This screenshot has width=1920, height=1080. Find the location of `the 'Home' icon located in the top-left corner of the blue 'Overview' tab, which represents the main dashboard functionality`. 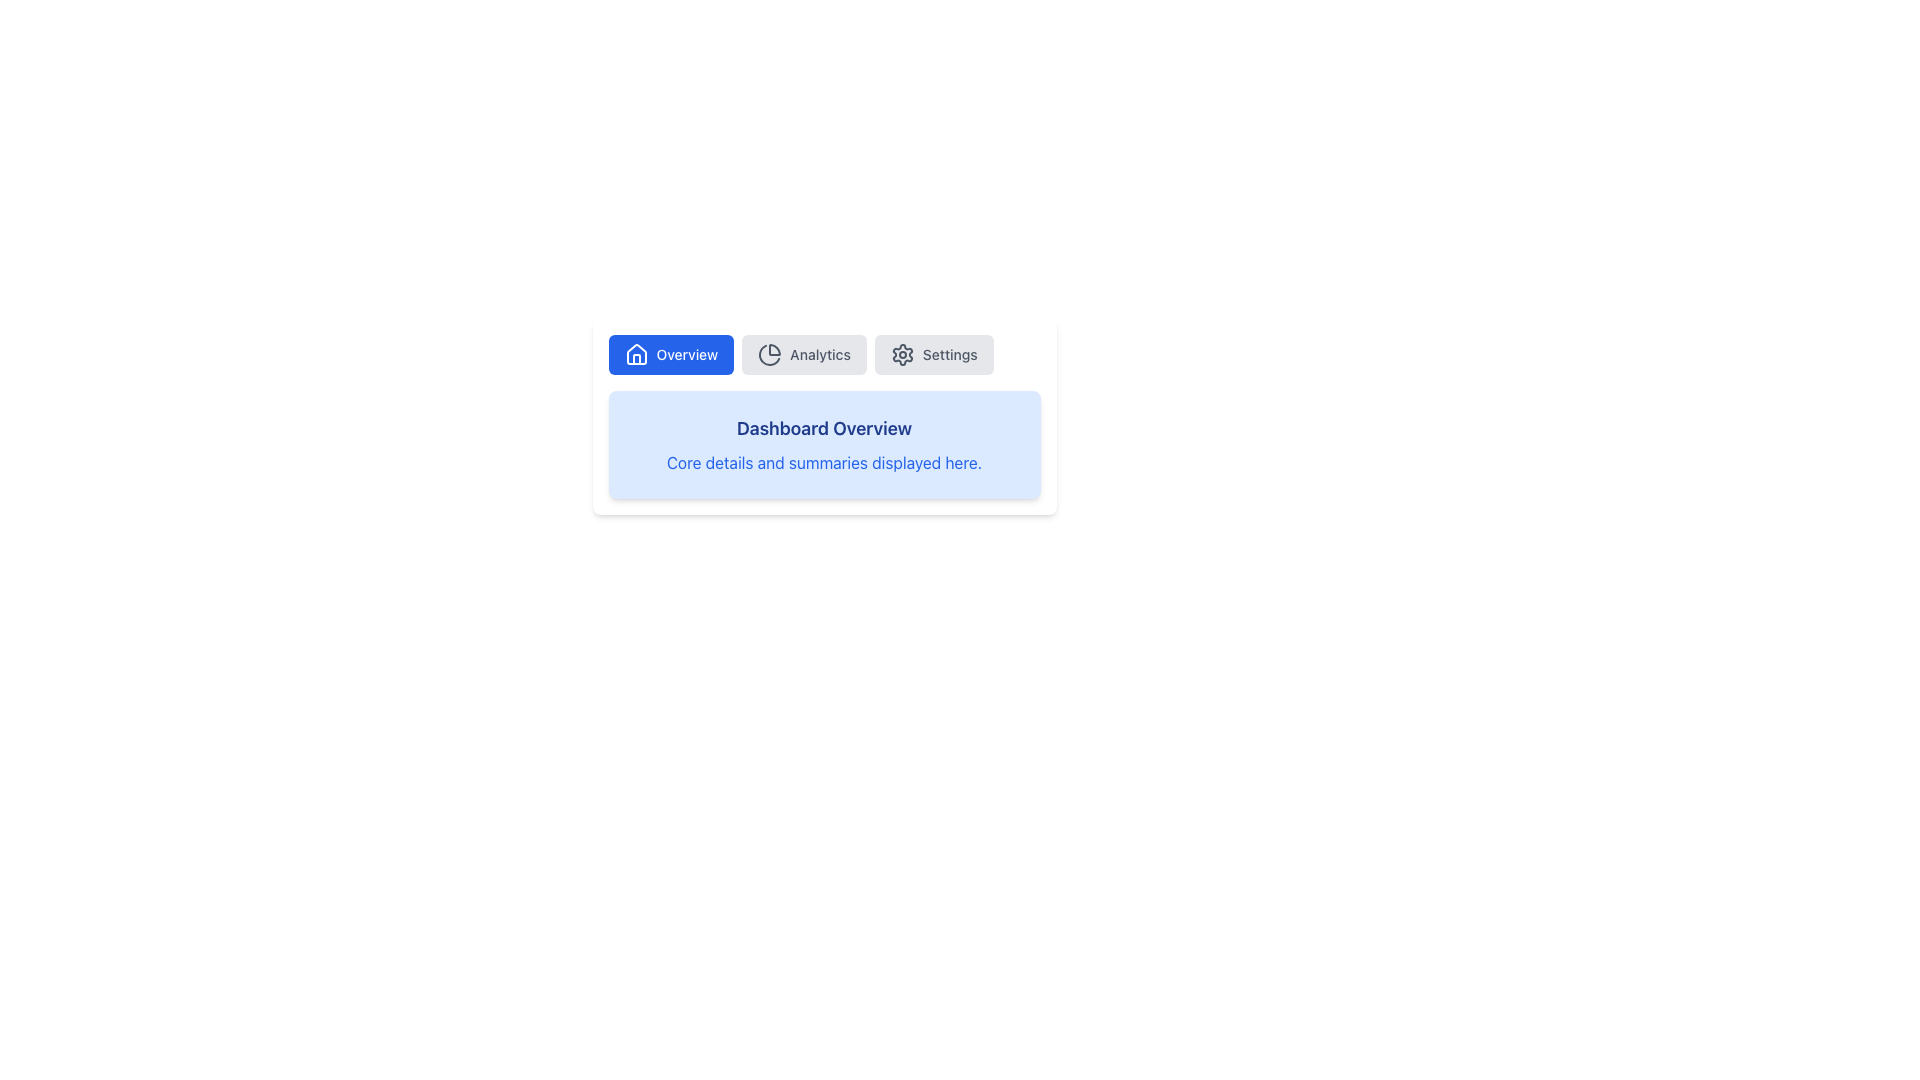

the 'Home' icon located in the top-left corner of the blue 'Overview' tab, which represents the main dashboard functionality is located at coordinates (635, 353).